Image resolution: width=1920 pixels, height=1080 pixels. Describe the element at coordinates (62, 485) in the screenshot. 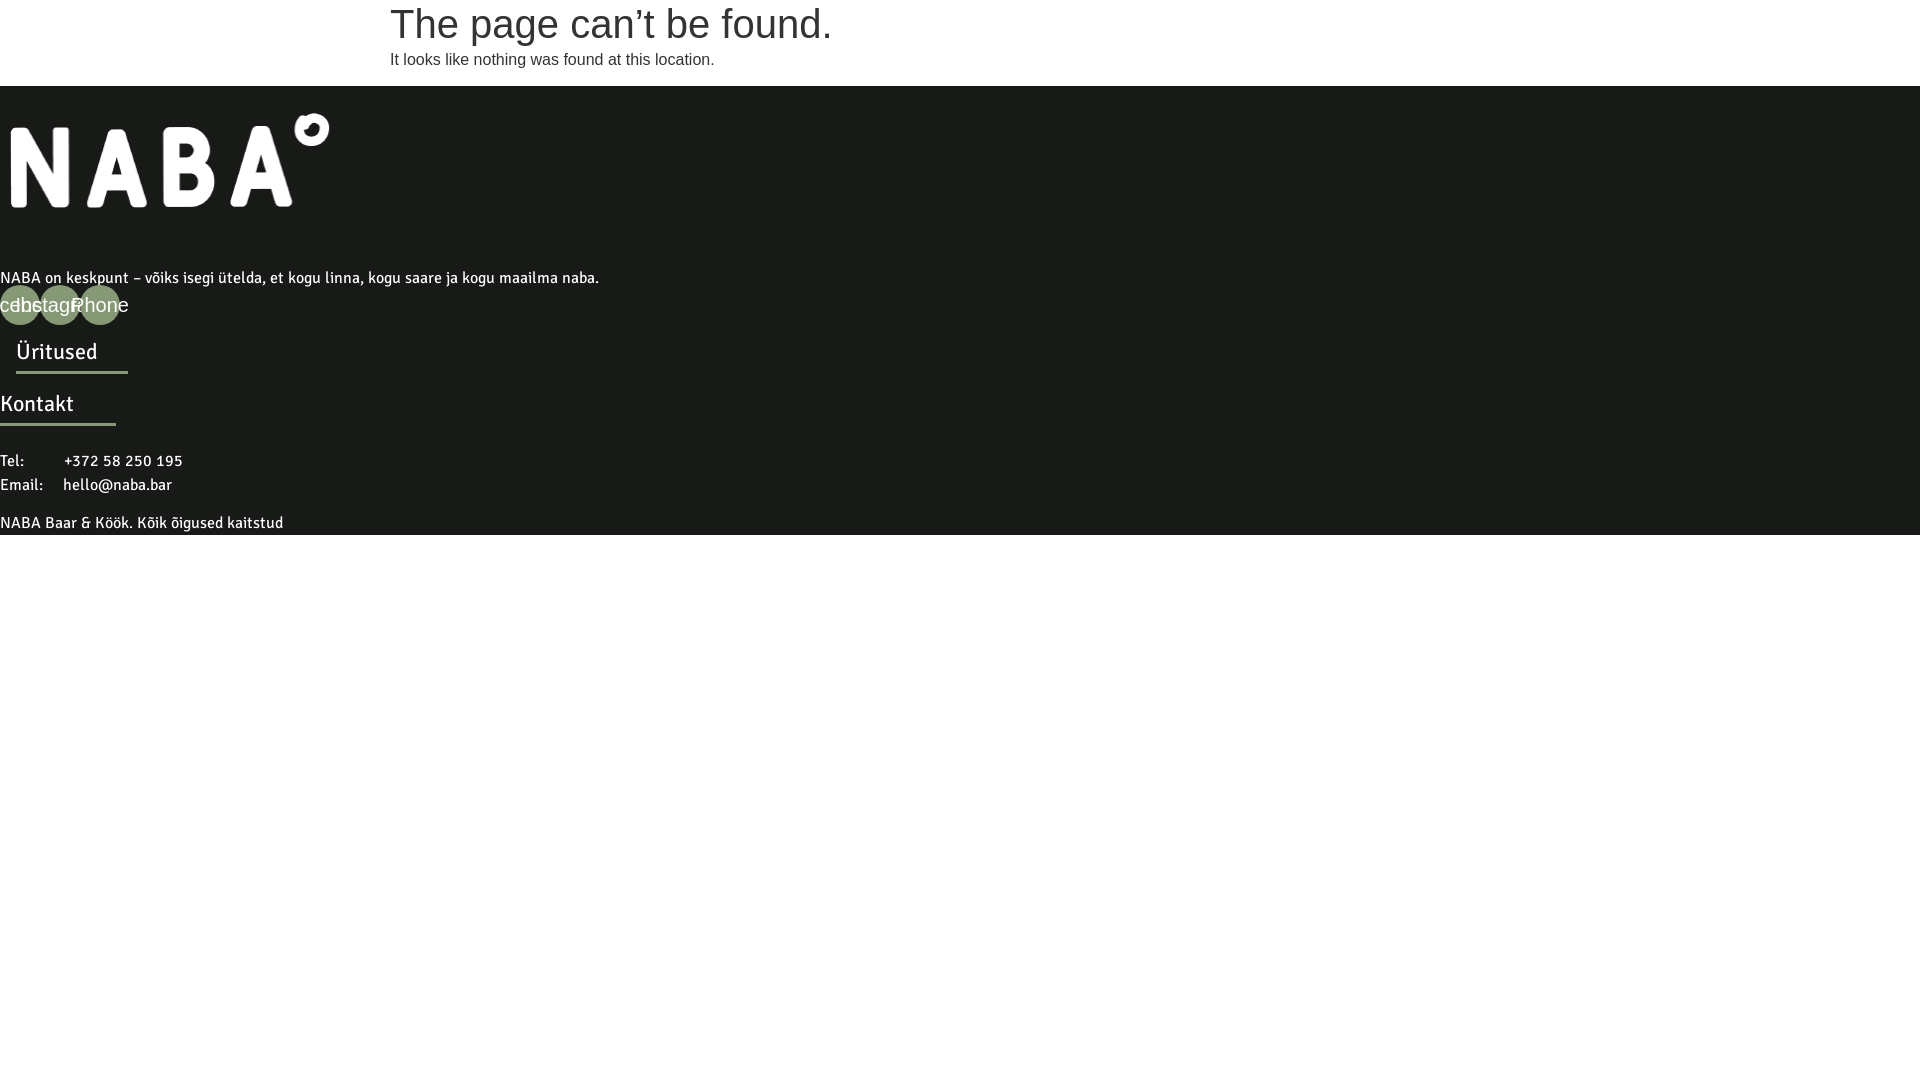

I see `'hello@naba.bar'` at that location.